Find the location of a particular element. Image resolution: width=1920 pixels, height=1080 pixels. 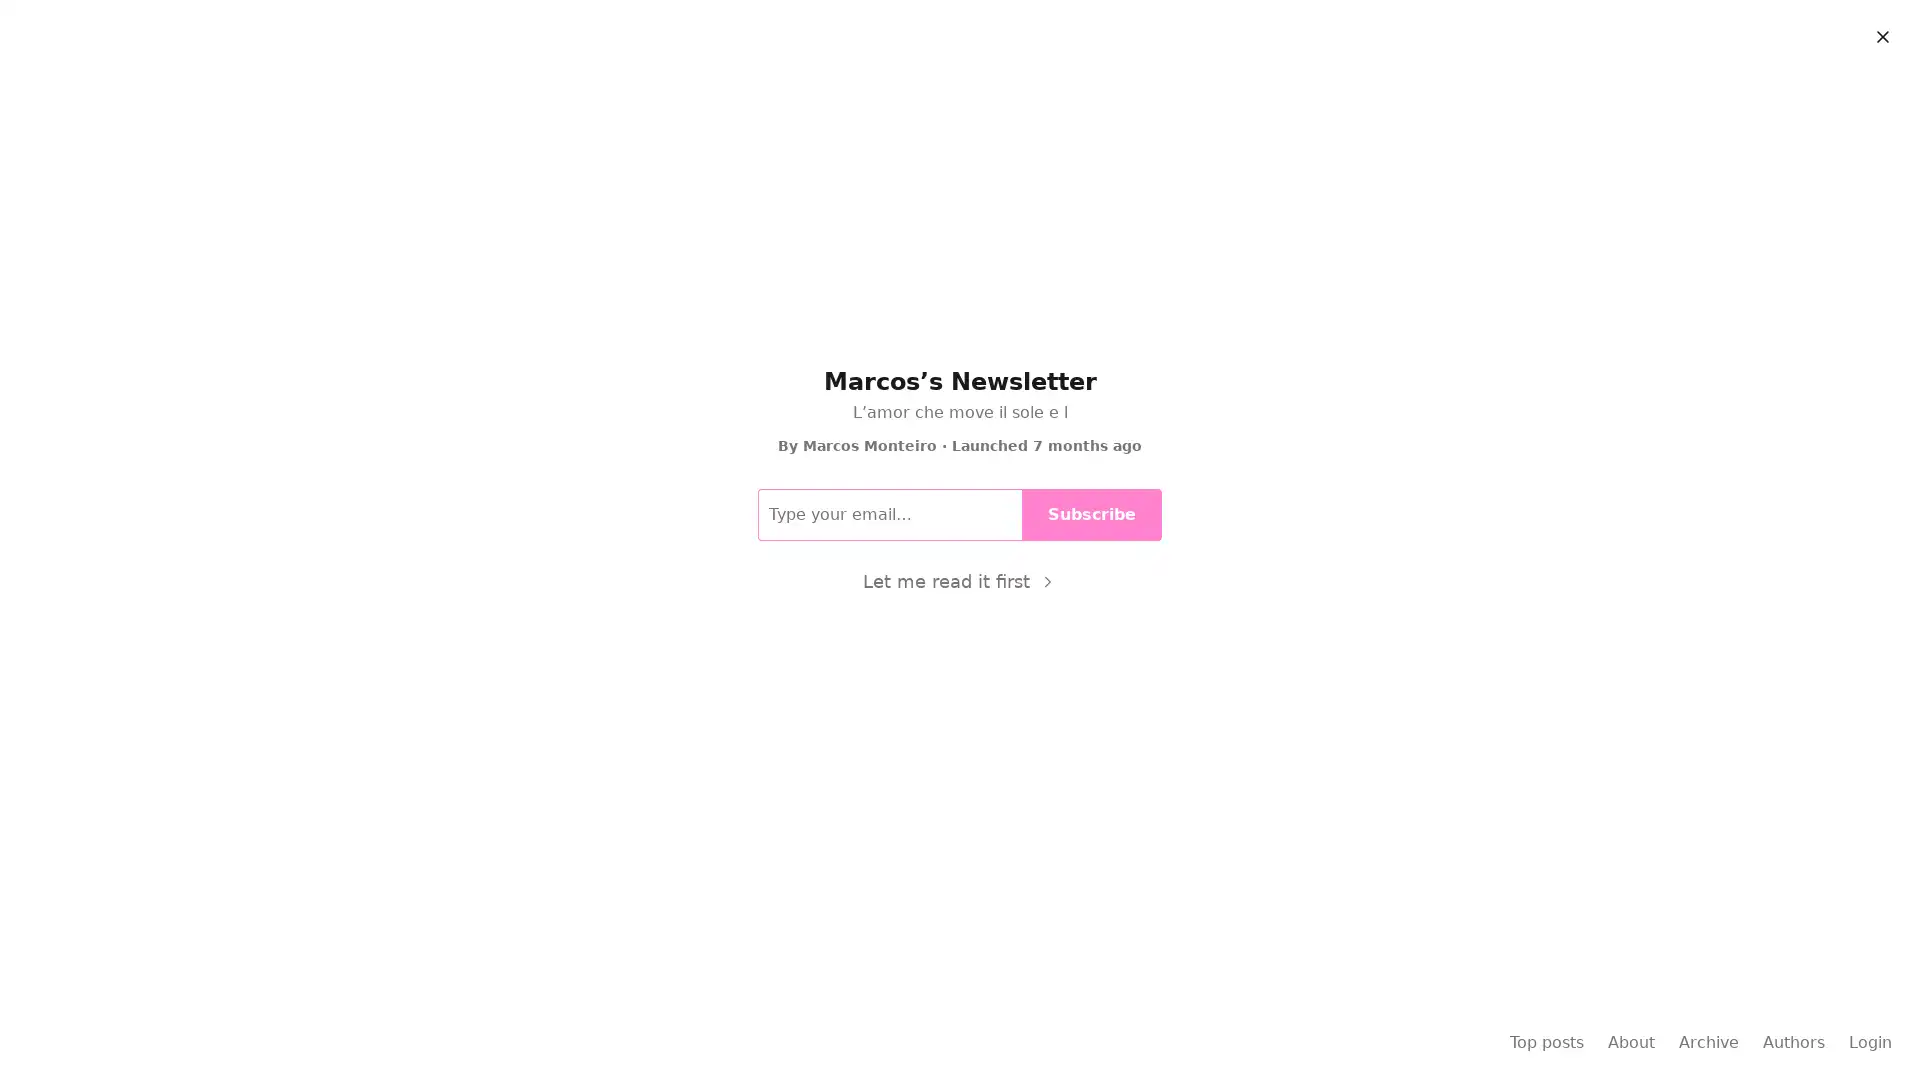

Subscribe is located at coordinates (1758, 31).